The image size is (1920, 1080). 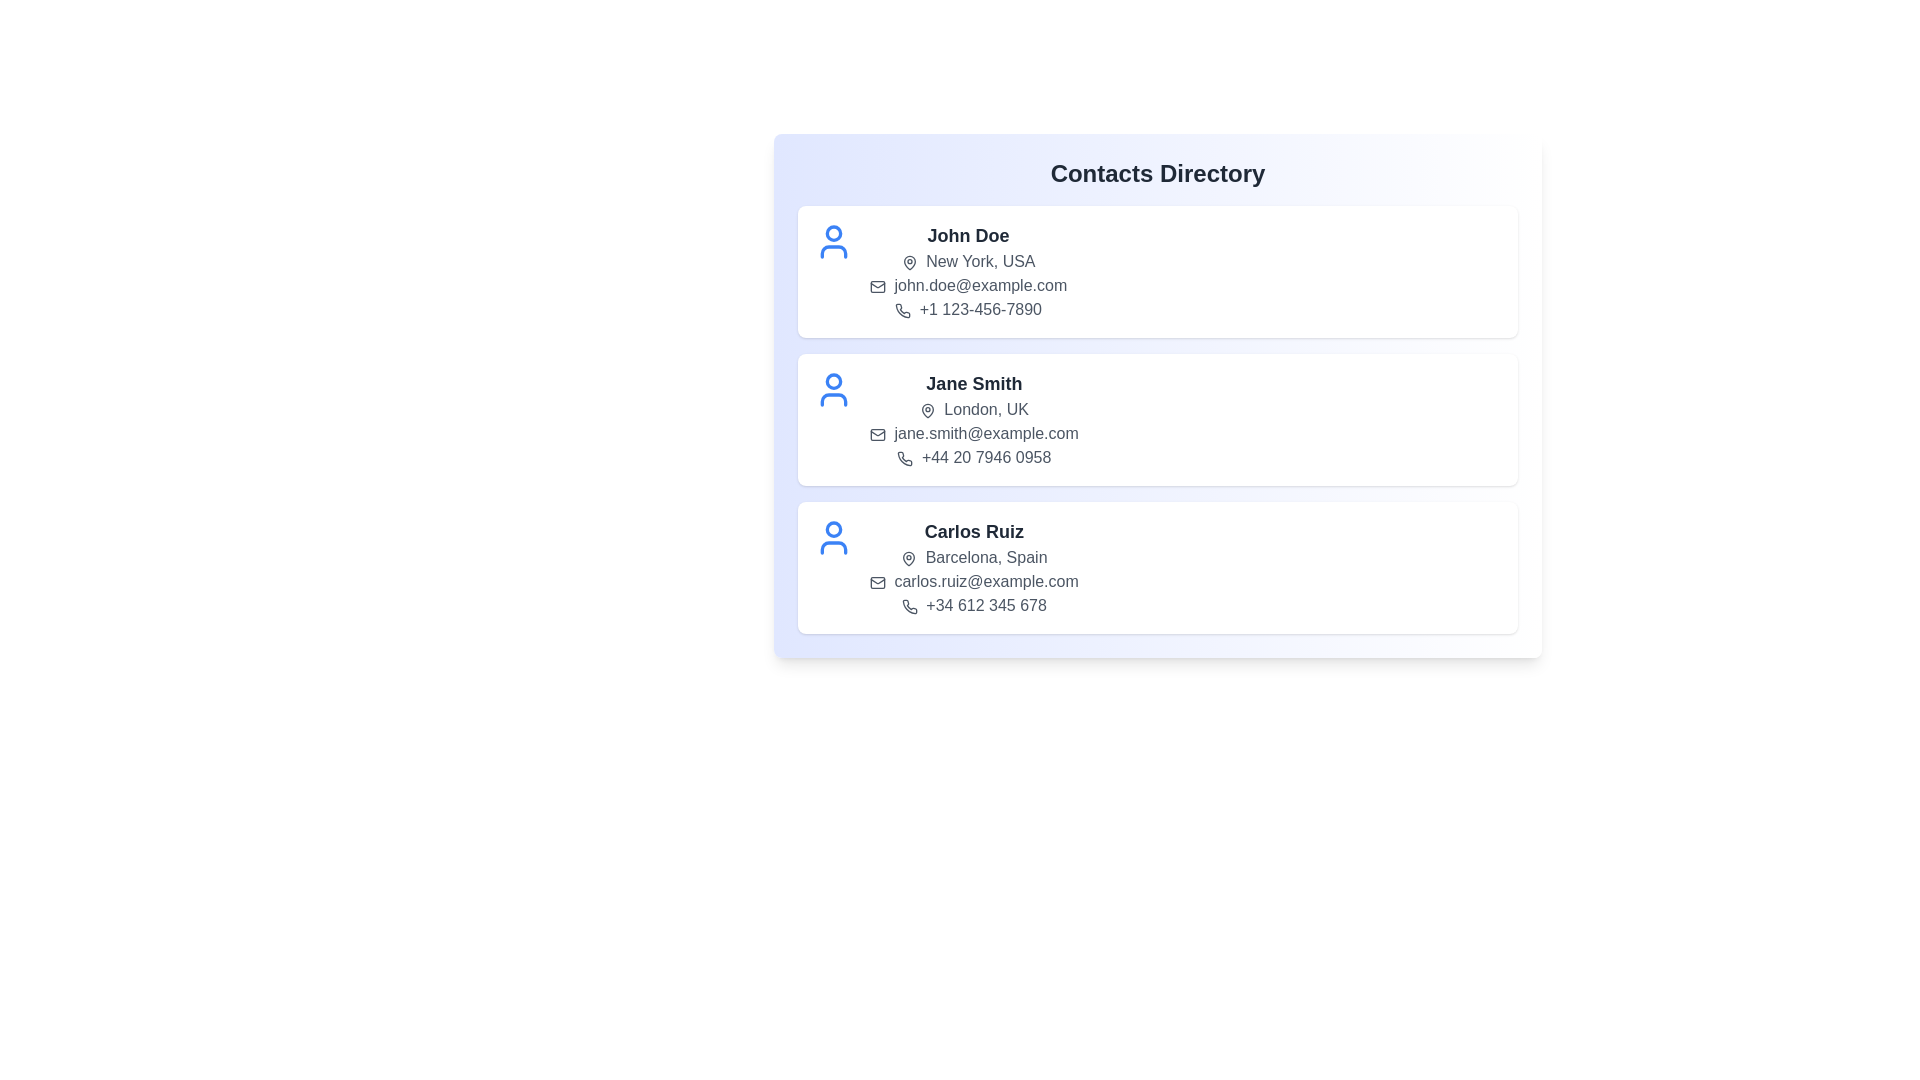 I want to click on the contact list item for John Doe, so click(x=1157, y=272).